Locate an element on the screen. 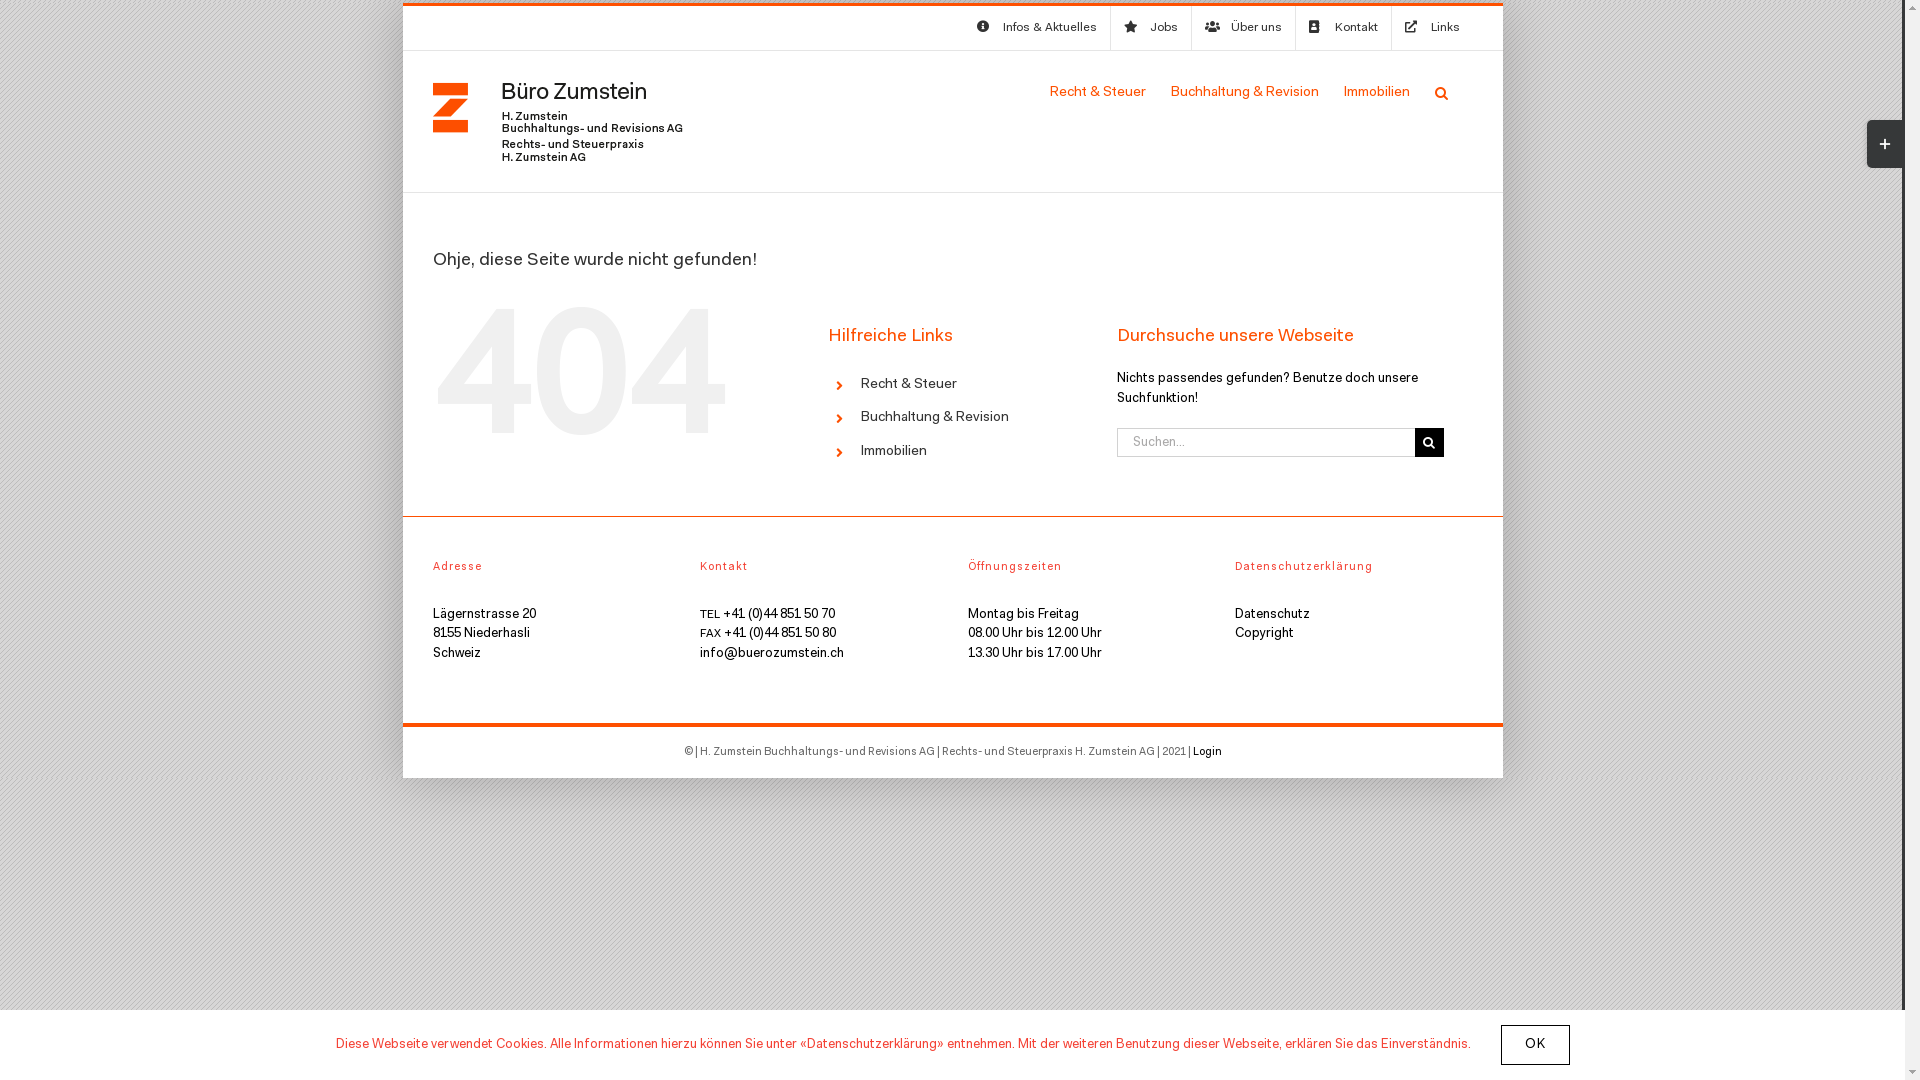 Image resolution: width=1920 pixels, height=1080 pixels. 'Links' is located at coordinates (1391, 27).